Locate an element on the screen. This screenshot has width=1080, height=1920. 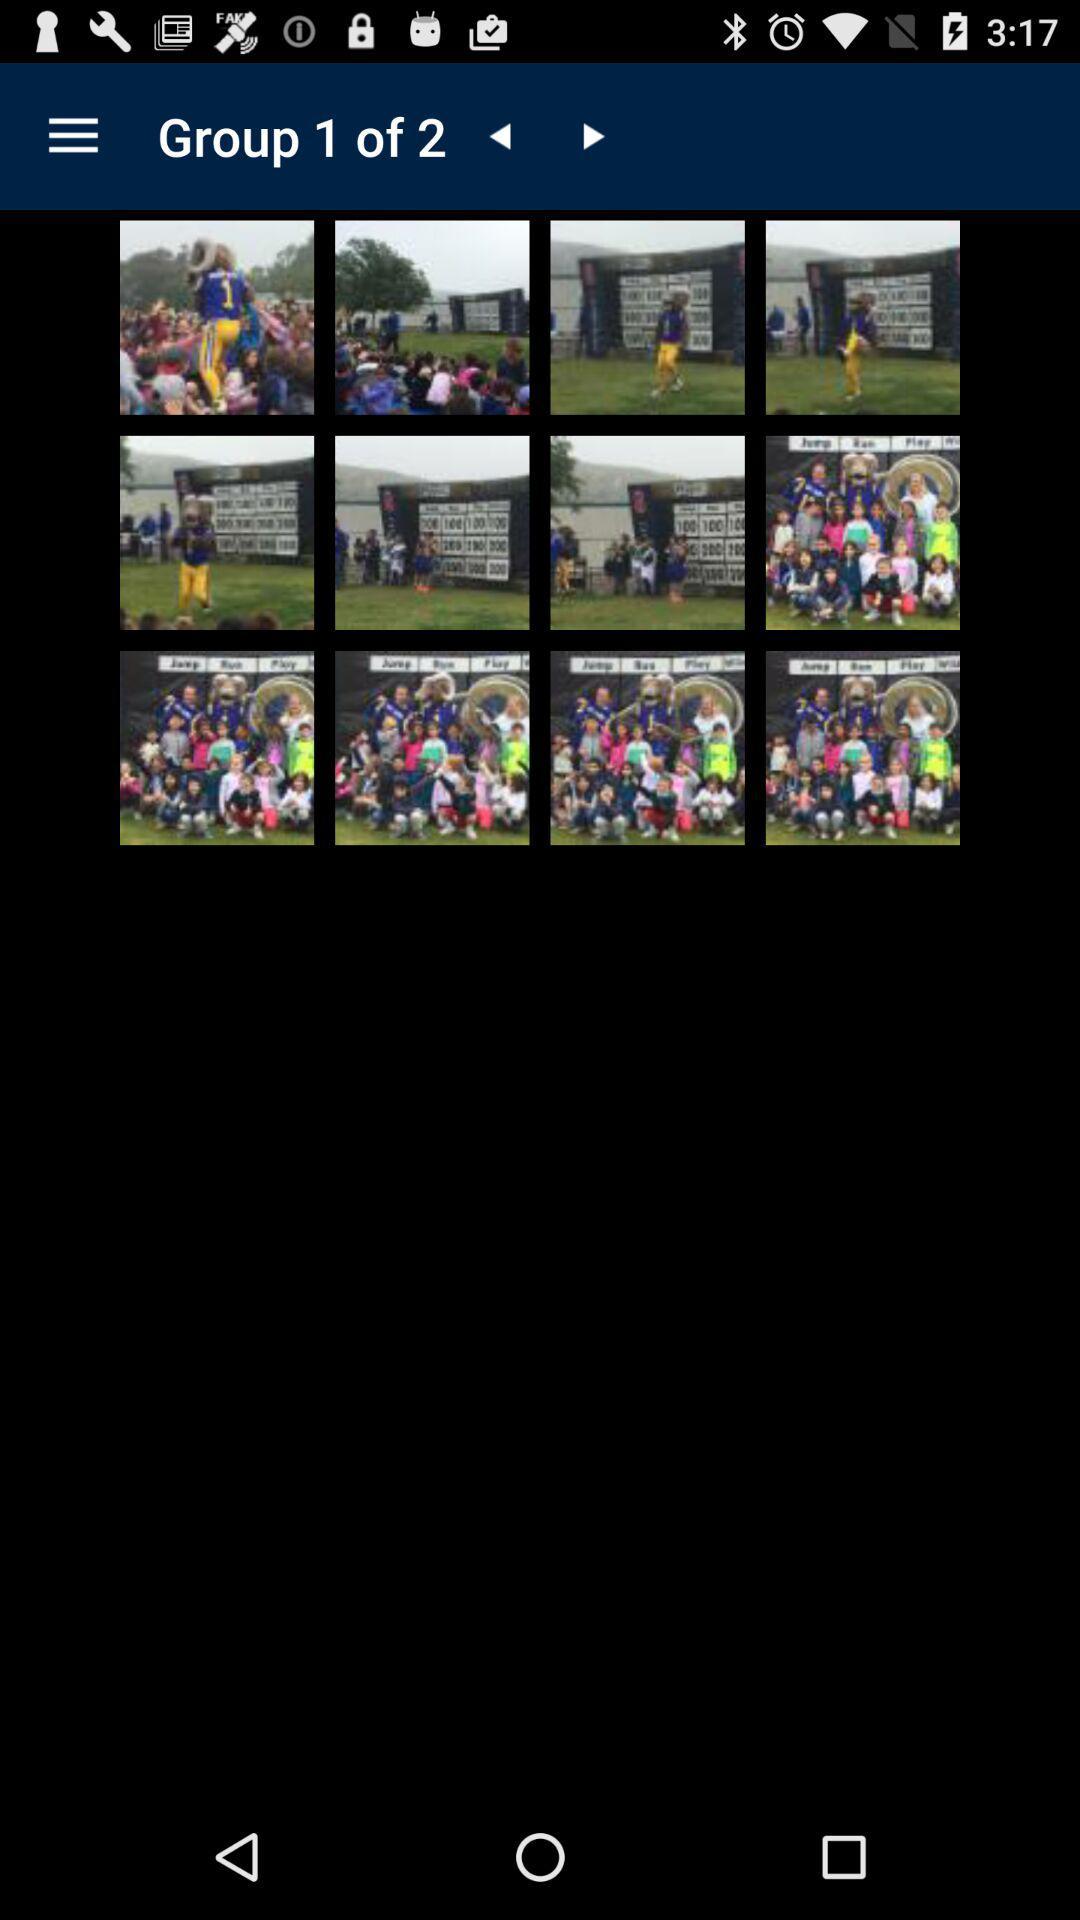
click picture is located at coordinates (861, 532).